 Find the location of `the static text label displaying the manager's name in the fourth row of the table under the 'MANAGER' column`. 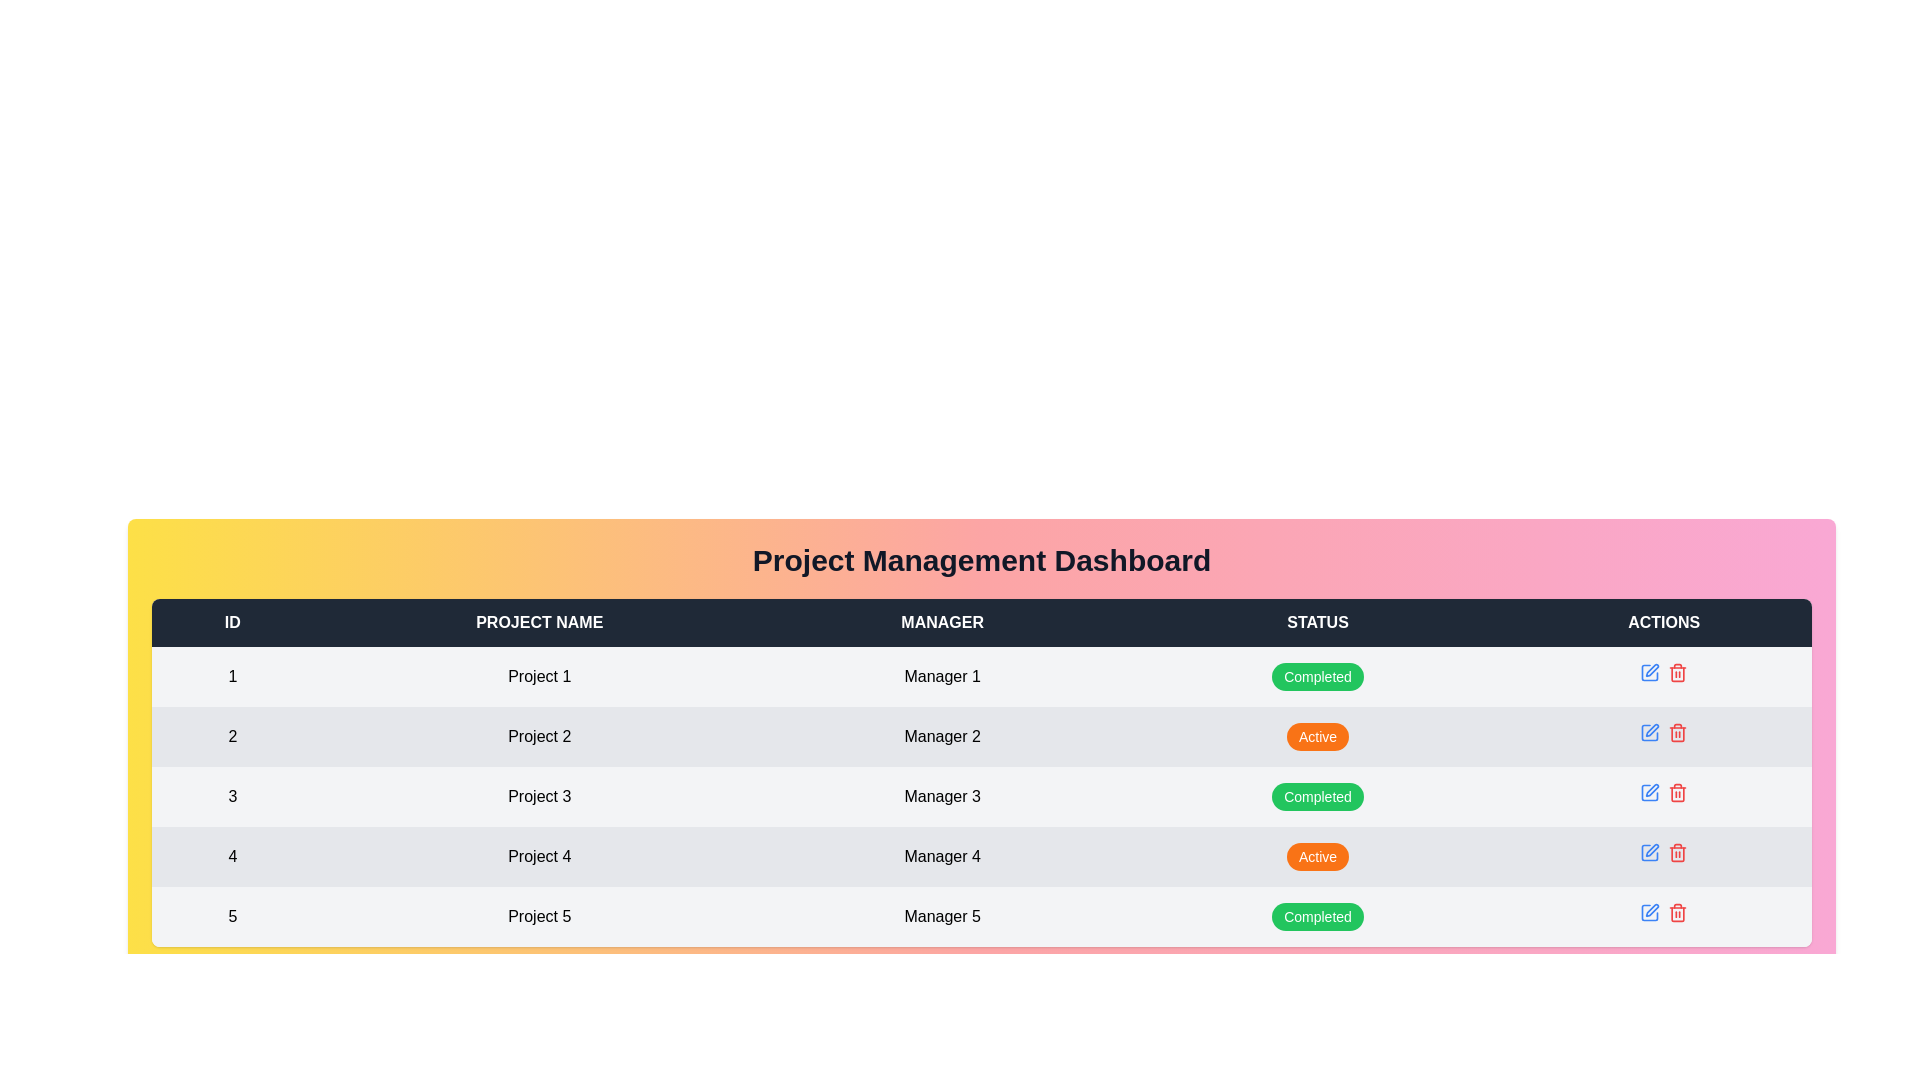

the static text label displaying the manager's name in the fourth row of the table under the 'MANAGER' column is located at coordinates (941, 855).